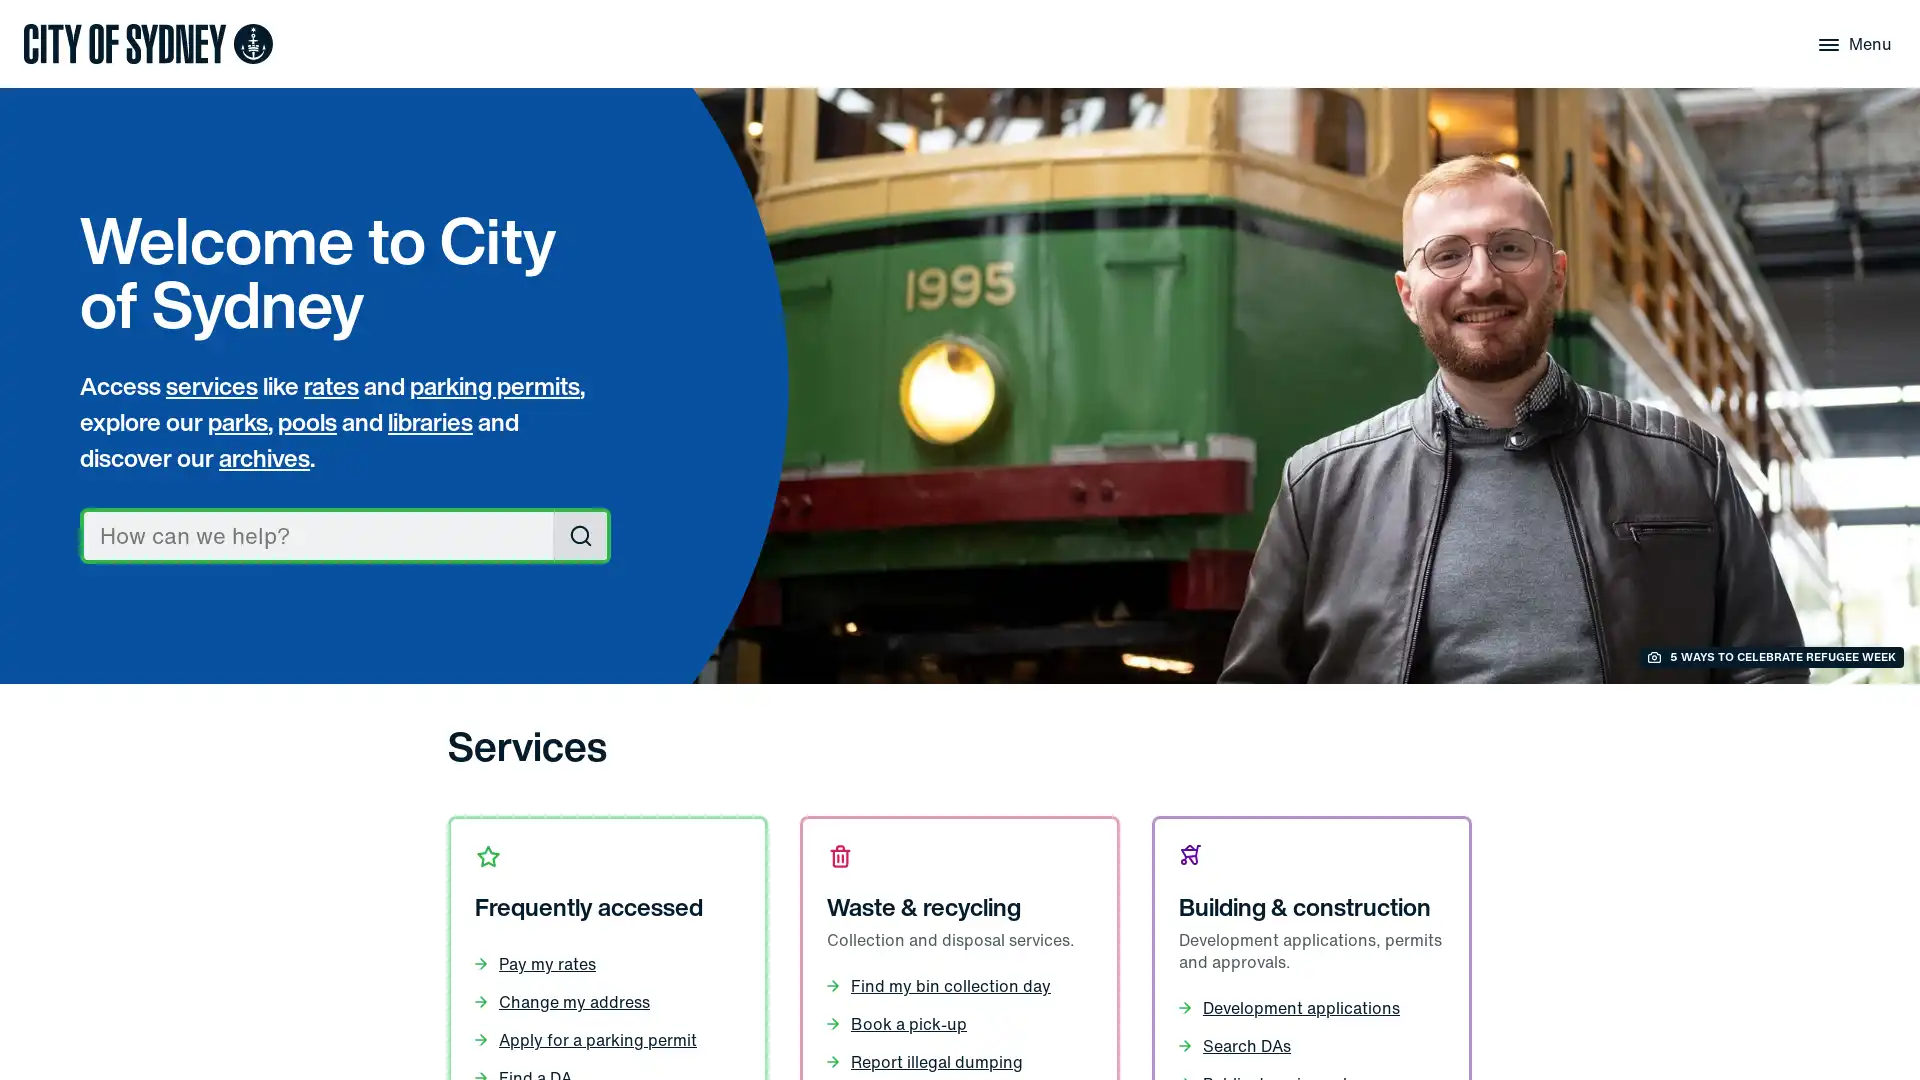 The height and width of the screenshot is (1080, 1920). What do you see at coordinates (1851, 43) in the screenshot?
I see `Menu` at bounding box center [1851, 43].